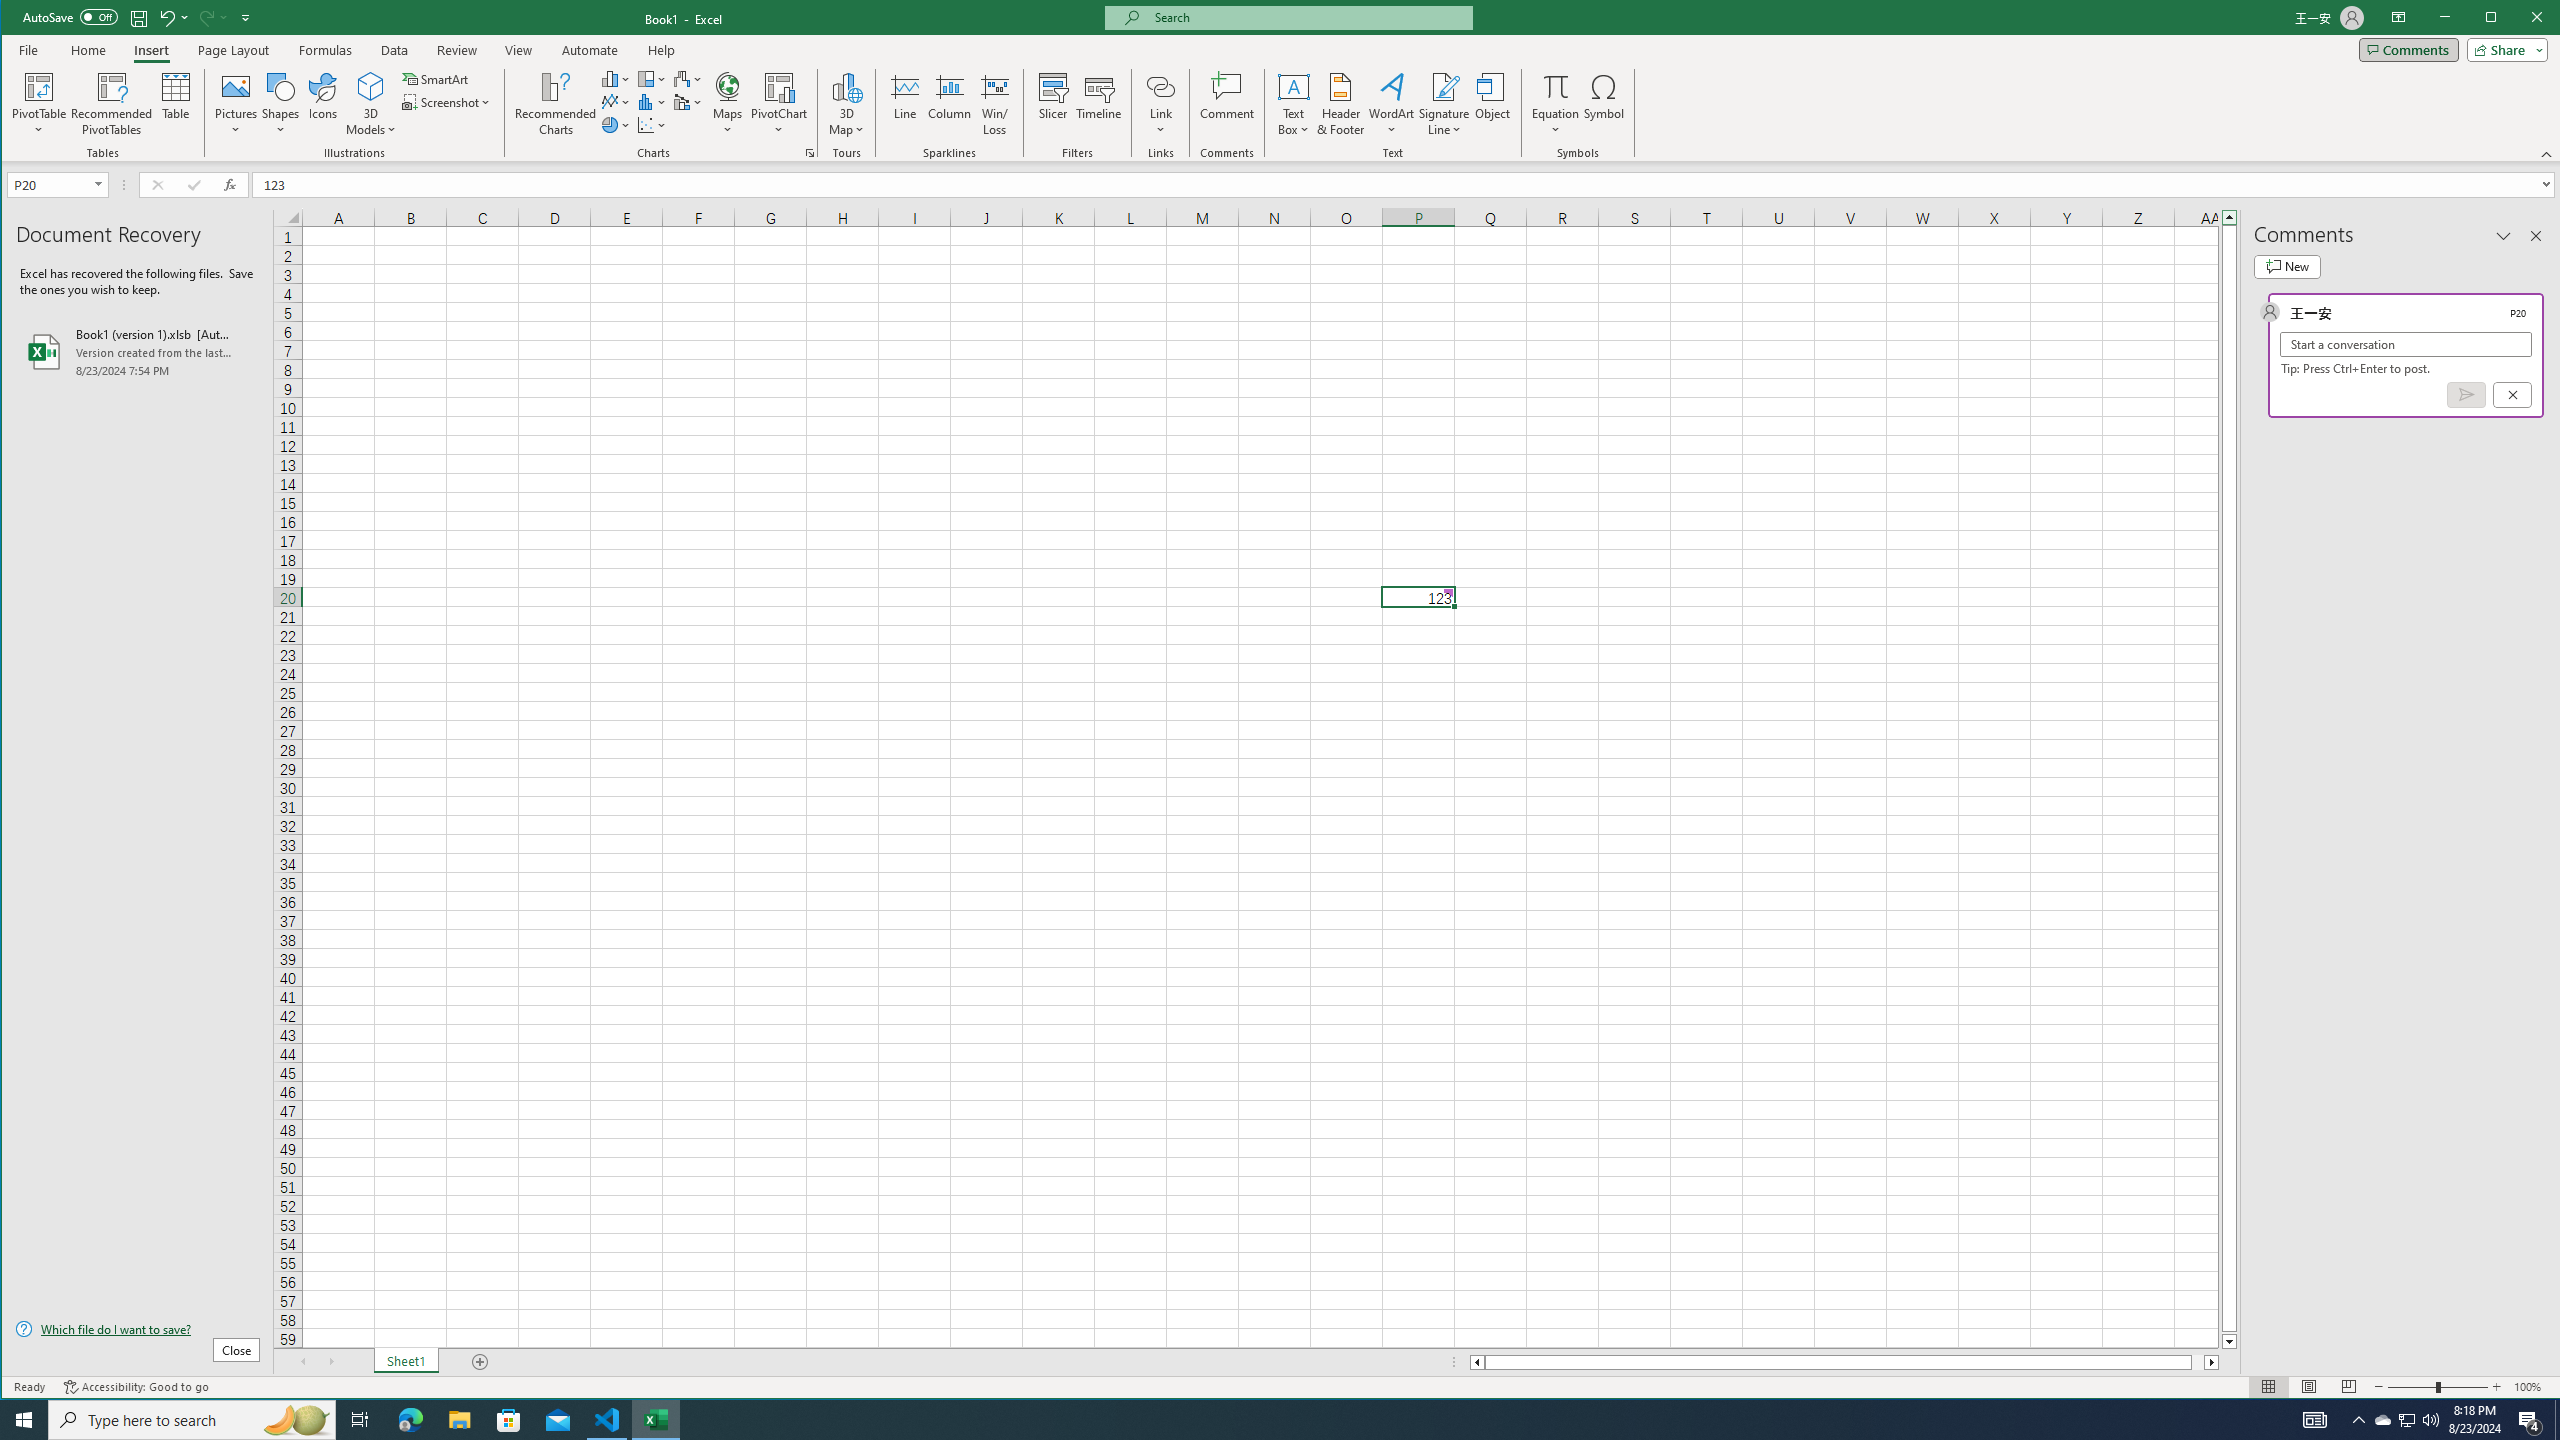  What do you see at coordinates (2429, 1418) in the screenshot?
I see `'Q2790: 100%'` at bounding box center [2429, 1418].